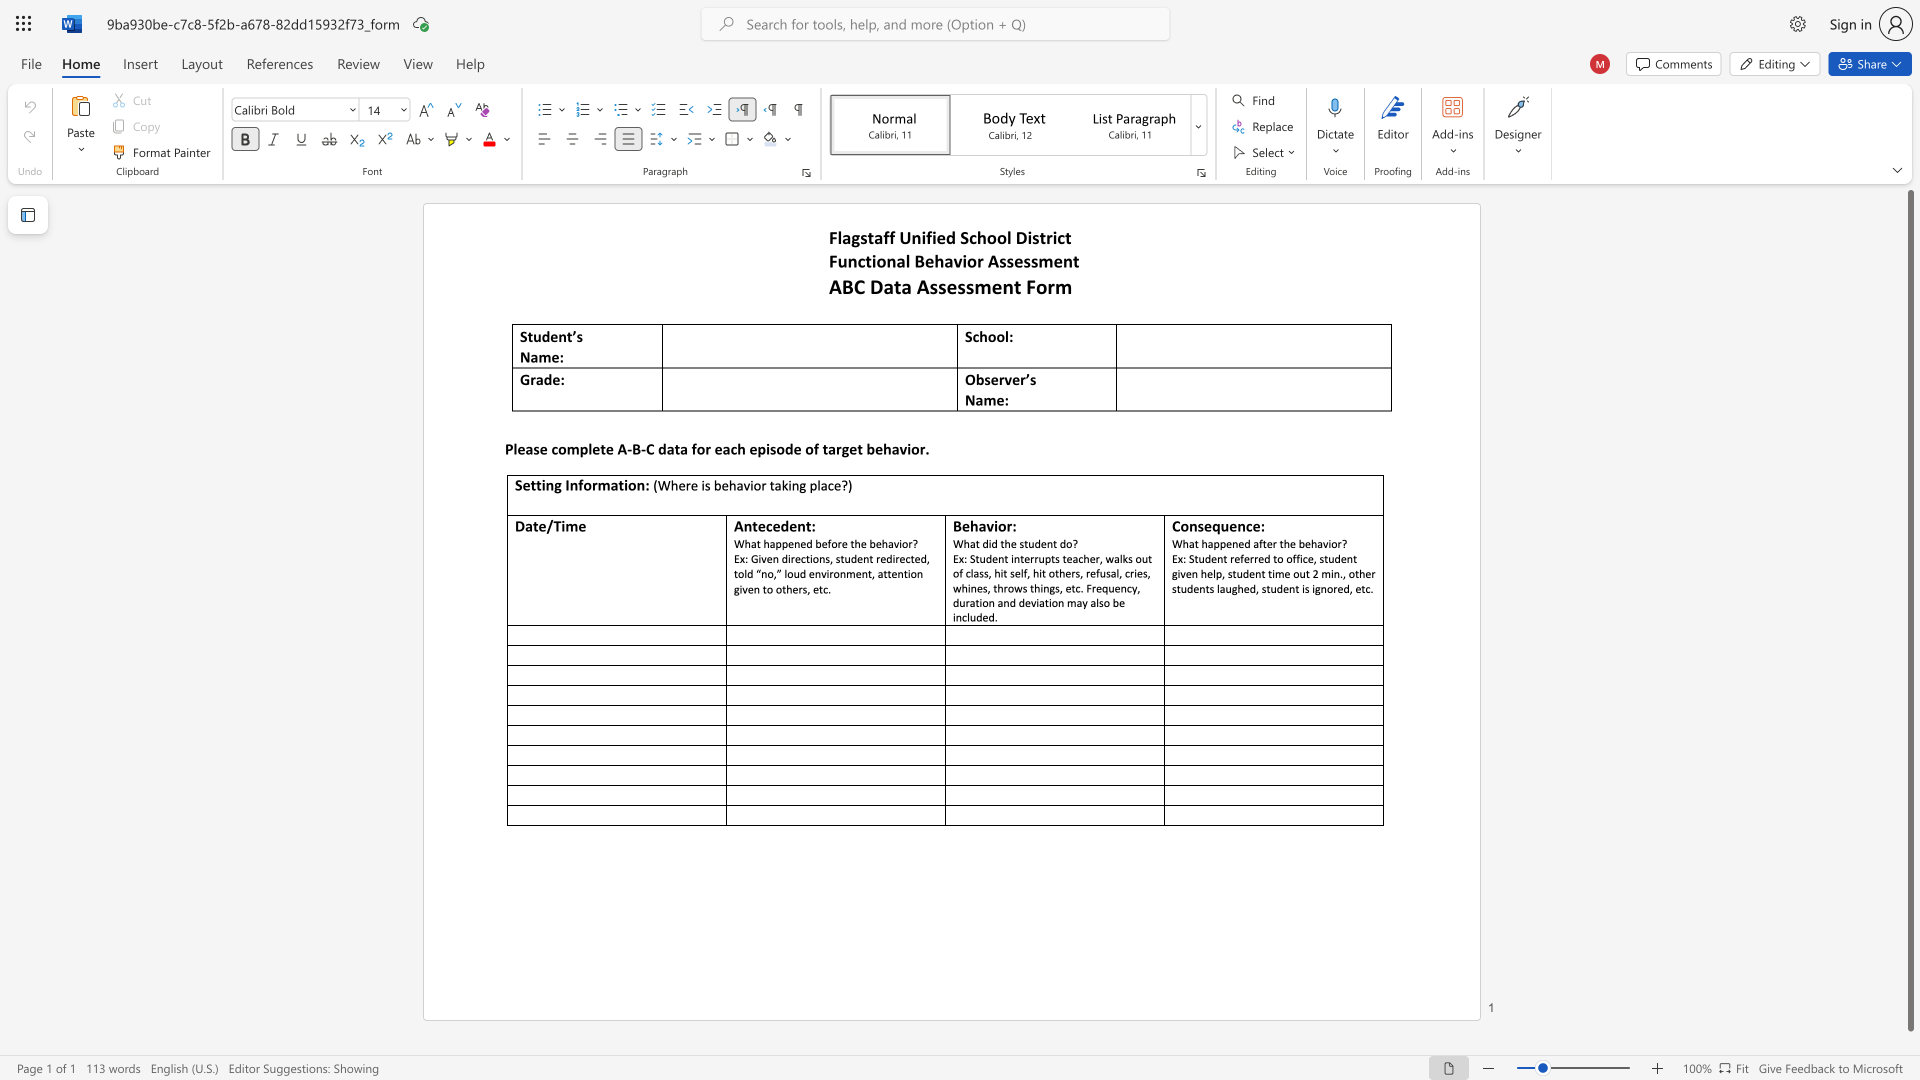  What do you see at coordinates (530, 356) in the screenshot?
I see `the subset text "ame:" within the text "Student’s Name:"` at bounding box center [530, 356].